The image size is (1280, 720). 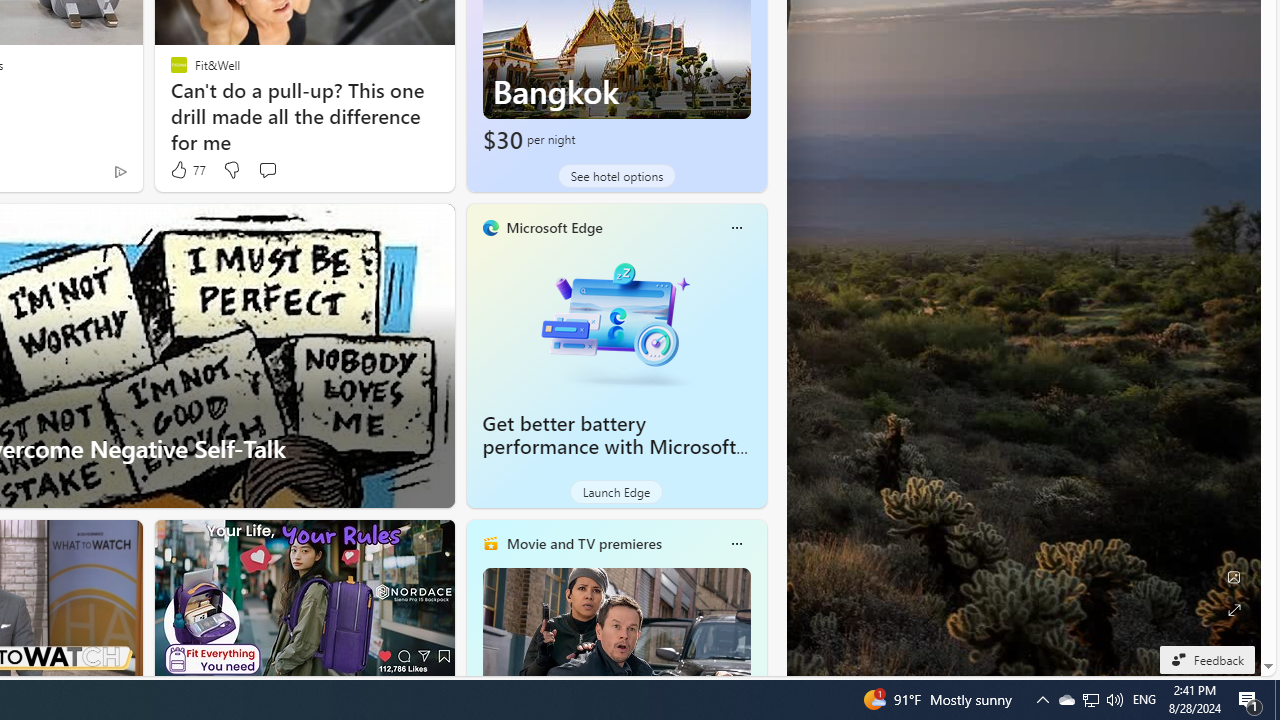 I want to click on '77 Like', so click(x=186, y=169).